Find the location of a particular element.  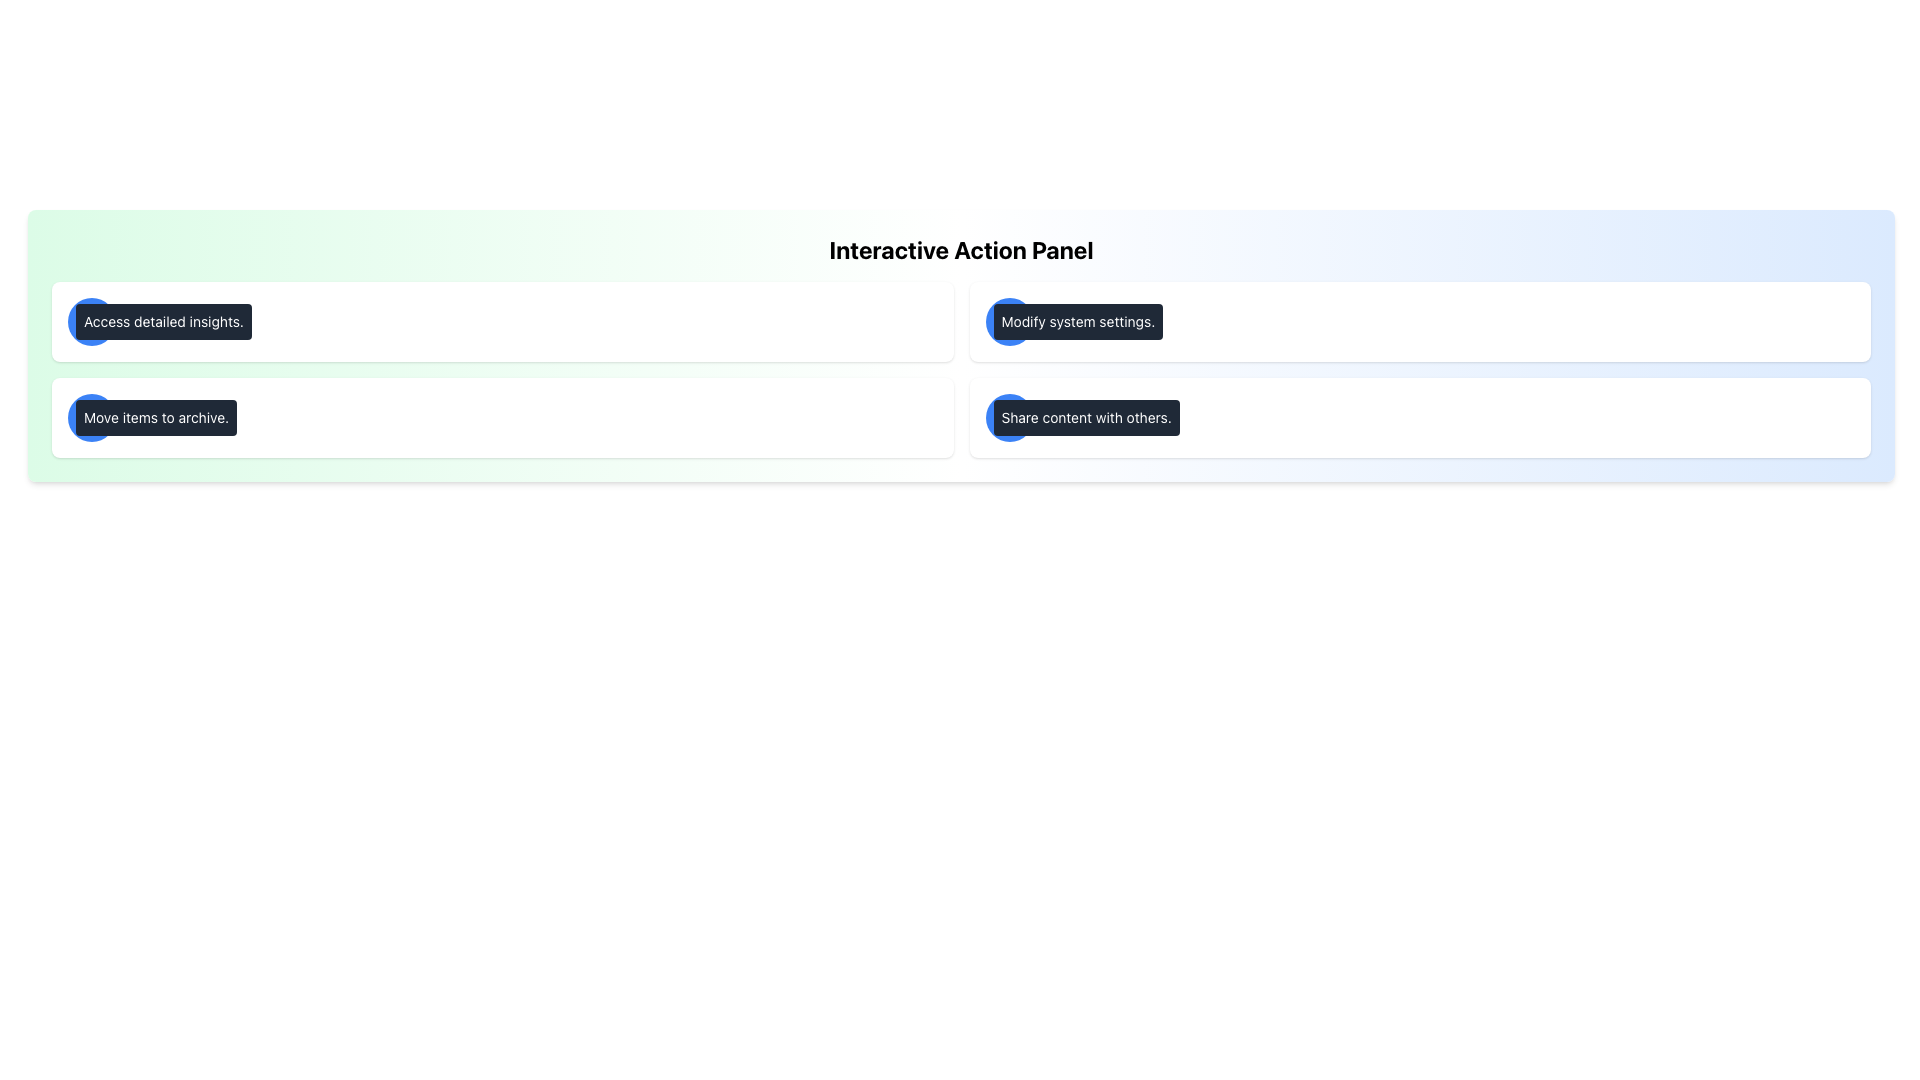

the Text Label located in the top-right card, which indicates an action related to configuring system settings is located at coordinates (1090, 320).